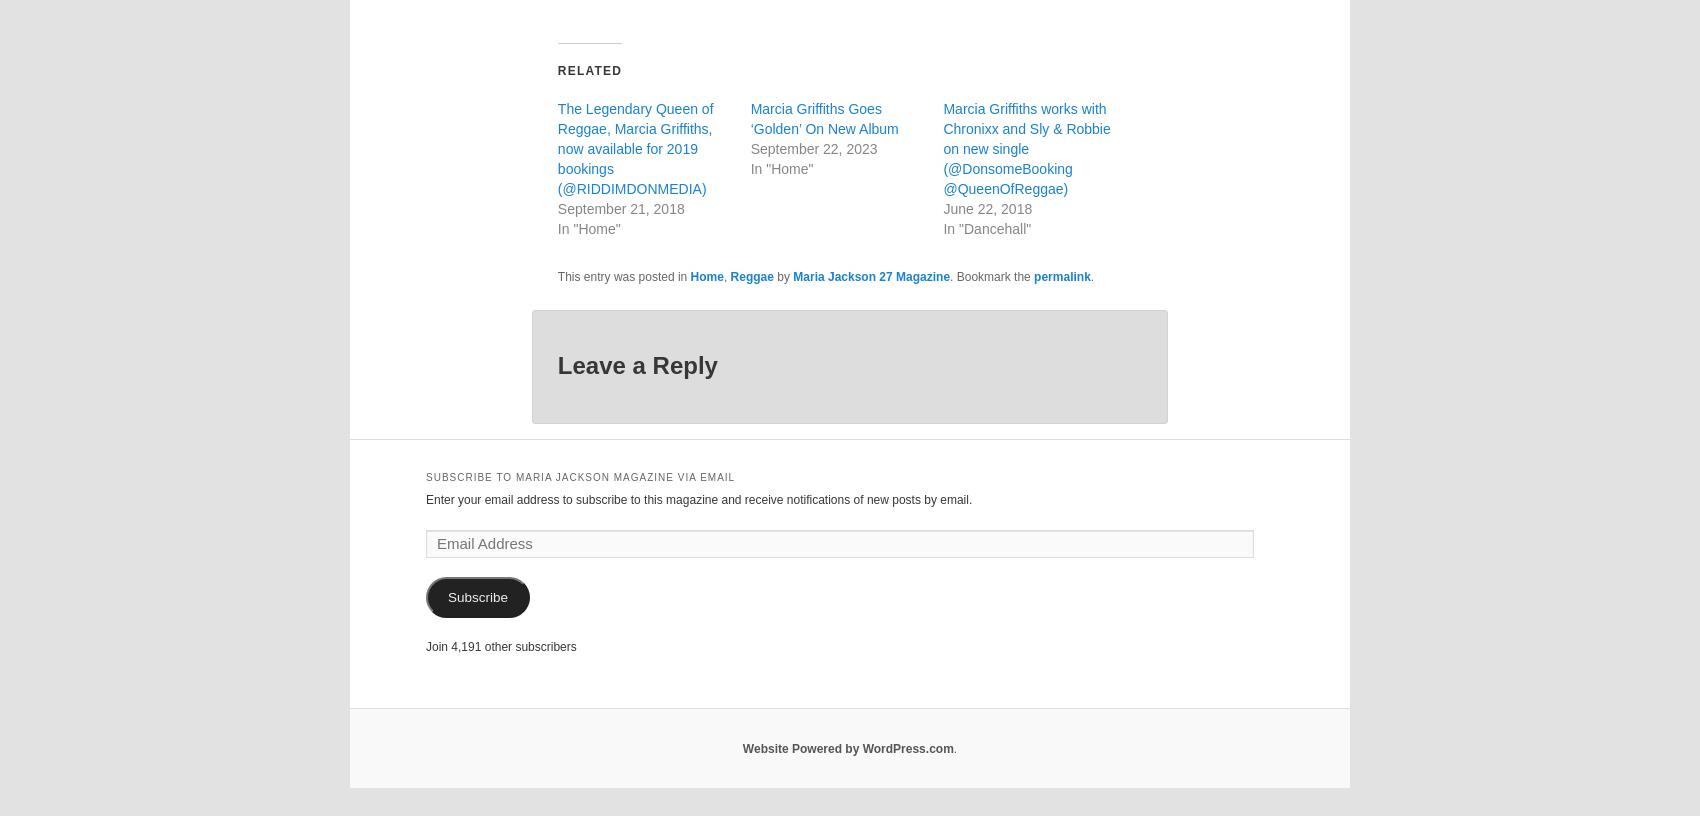 This screenshot has height=816, width=1700. Describe the element at coordinates (990, 276) in the screenshot. I see `'. Bookmark the'` at that location.